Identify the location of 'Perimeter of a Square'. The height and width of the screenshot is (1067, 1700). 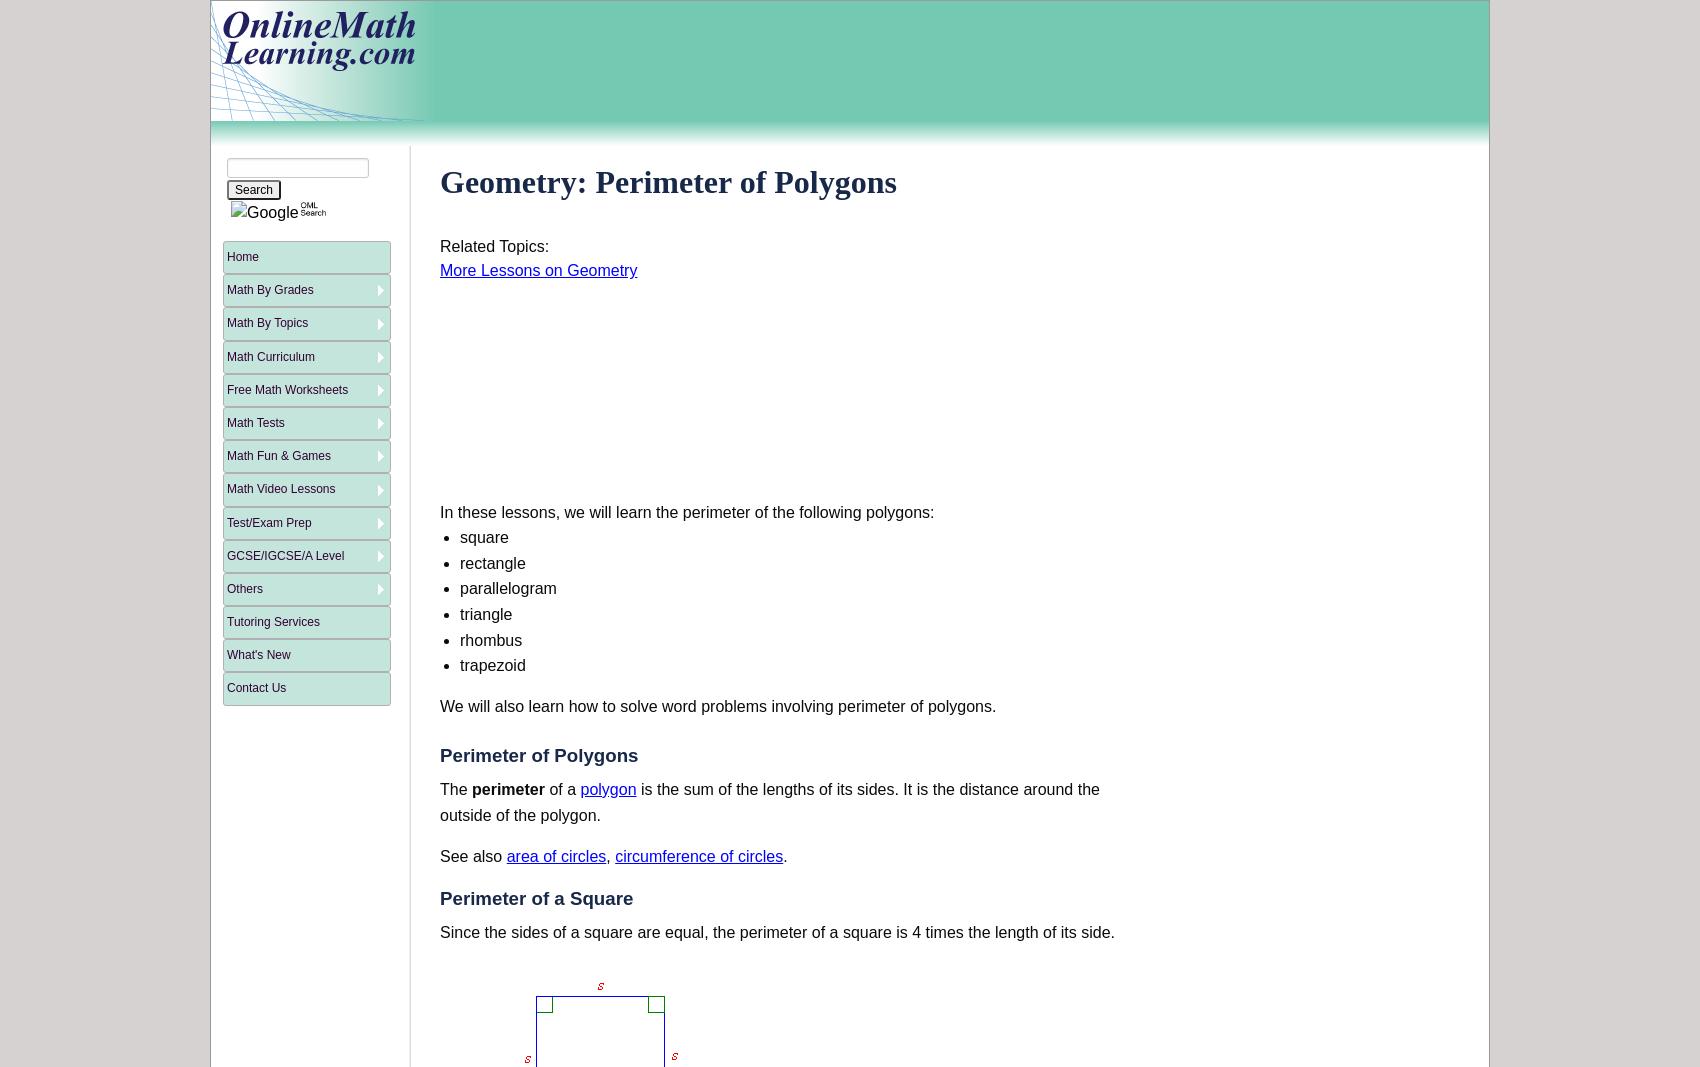
(535, 897).